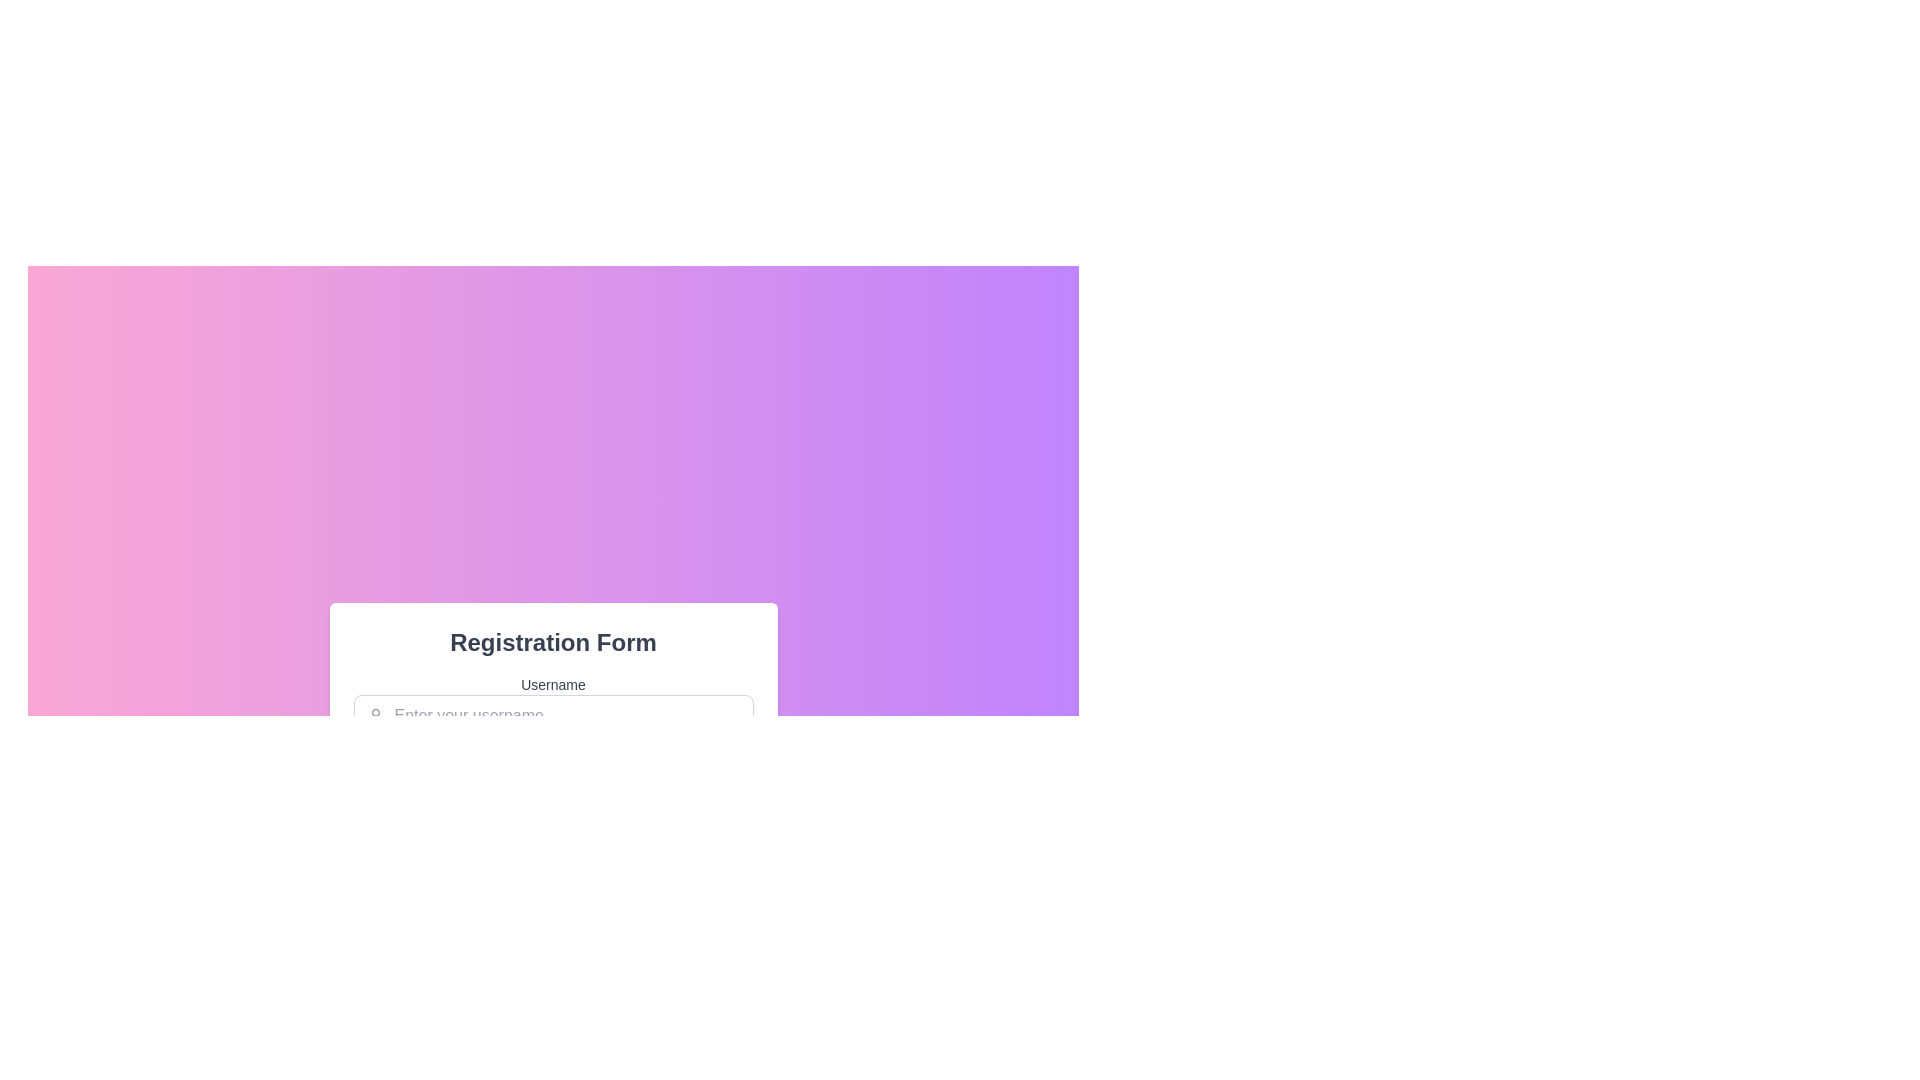  Describe the element at coordinates (375, 793) in the screenshot. I see `to select the decorative SVG rectangle element located near the bottom-left corner of the interface` at that location.